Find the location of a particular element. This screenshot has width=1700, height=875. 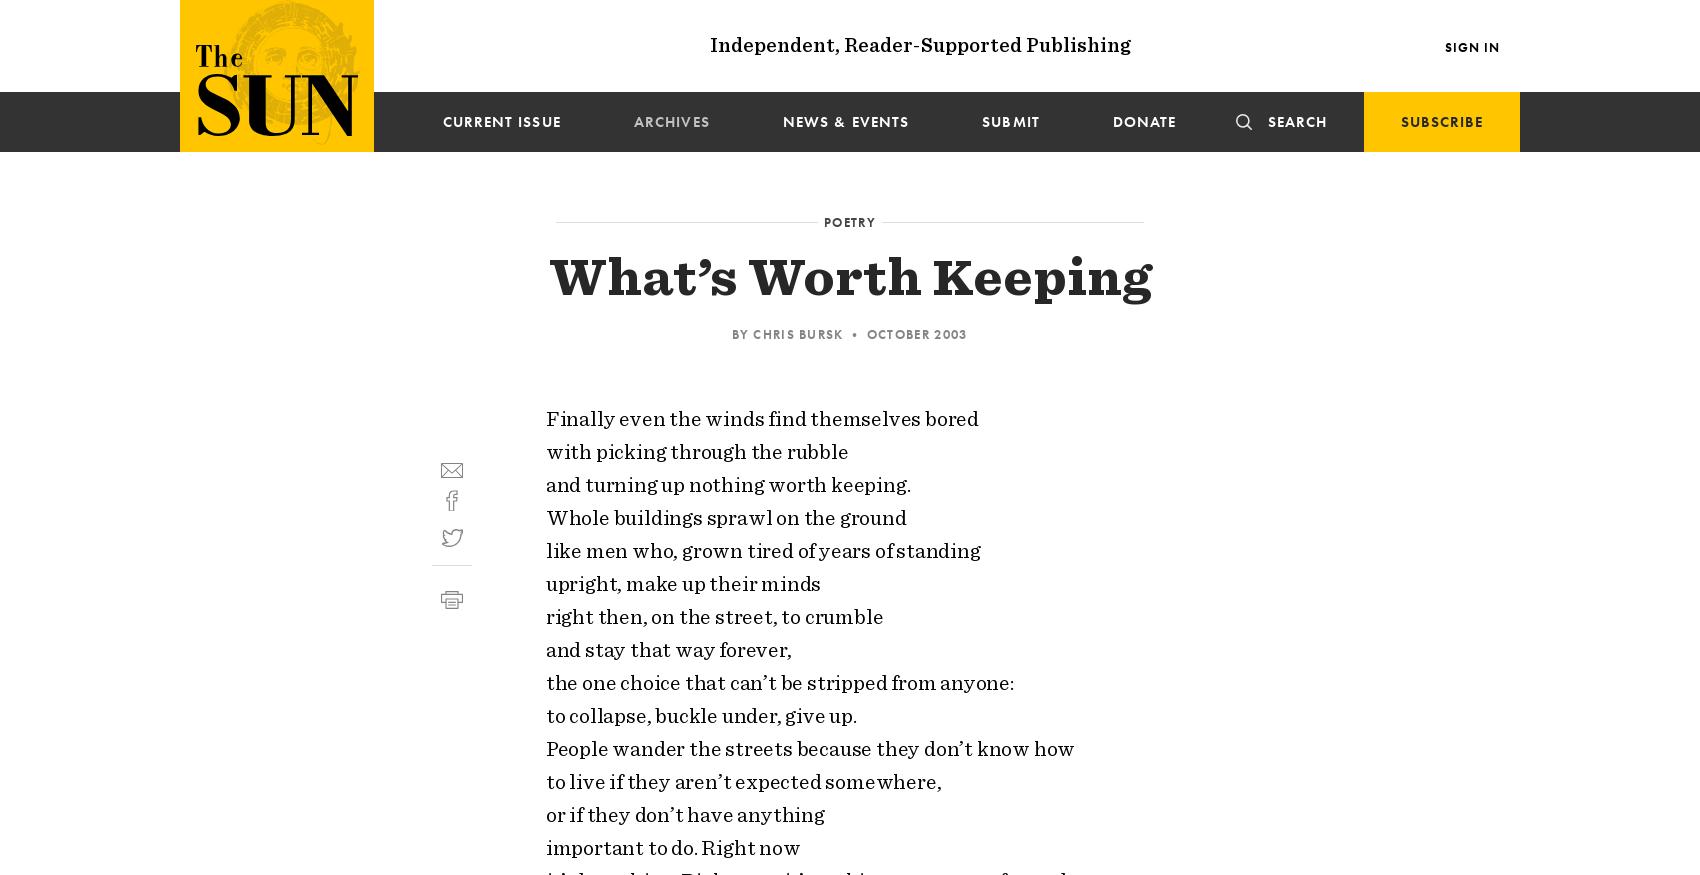

'Current issue' is located at coordinates (500, 121).